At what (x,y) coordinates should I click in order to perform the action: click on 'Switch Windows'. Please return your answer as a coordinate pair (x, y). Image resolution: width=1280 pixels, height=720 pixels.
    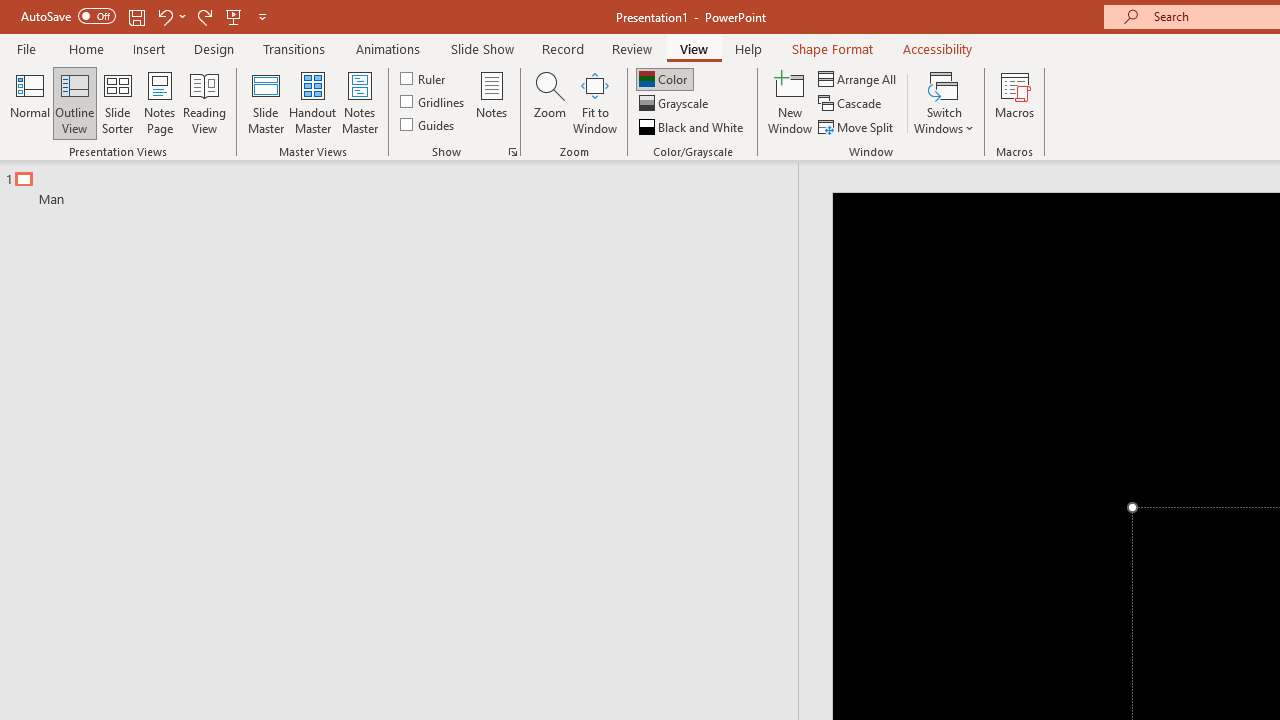
    Looking at the image, I should click on (943, 103).